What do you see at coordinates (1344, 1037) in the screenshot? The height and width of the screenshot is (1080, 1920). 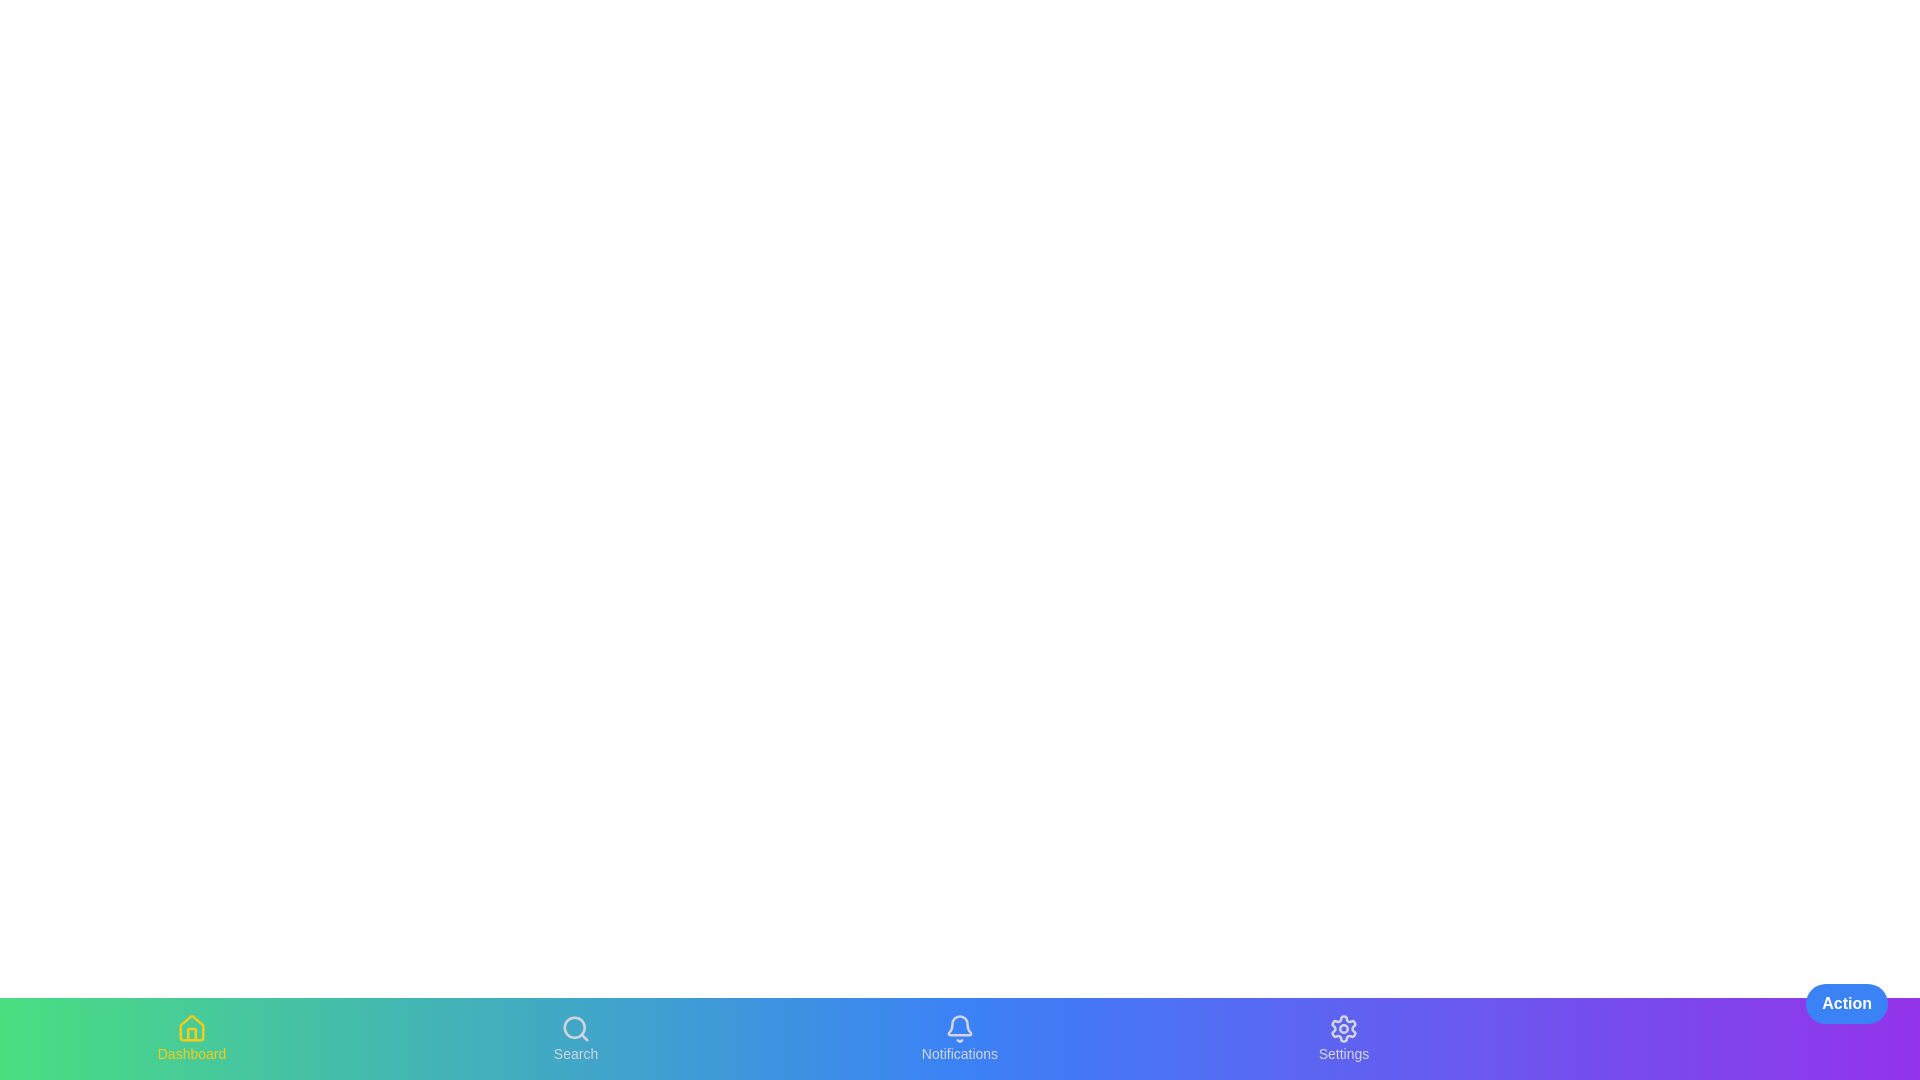 I see `the navigation item labeled Settings from the bottom bar` at bounding box center [1344, 1037].